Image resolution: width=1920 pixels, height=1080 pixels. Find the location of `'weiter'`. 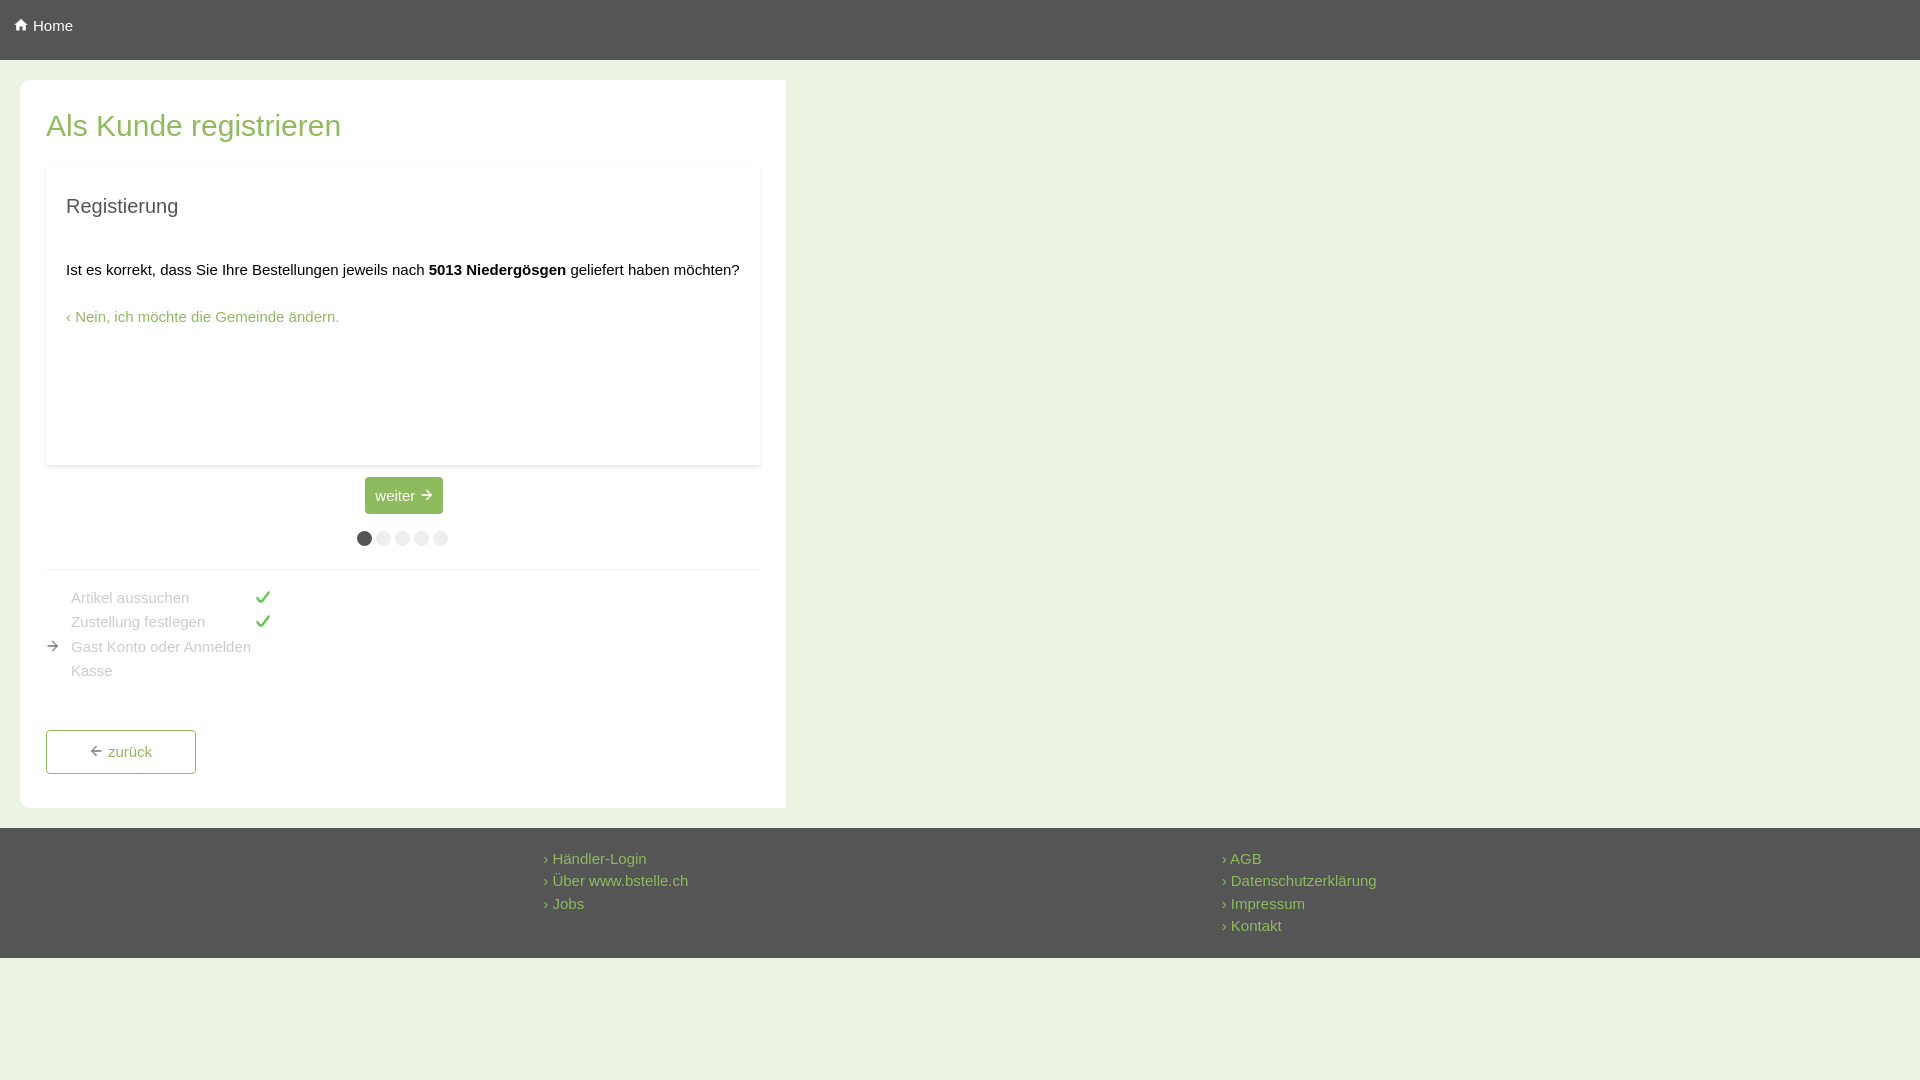

'weiter' is located at coordinates (402, 495).